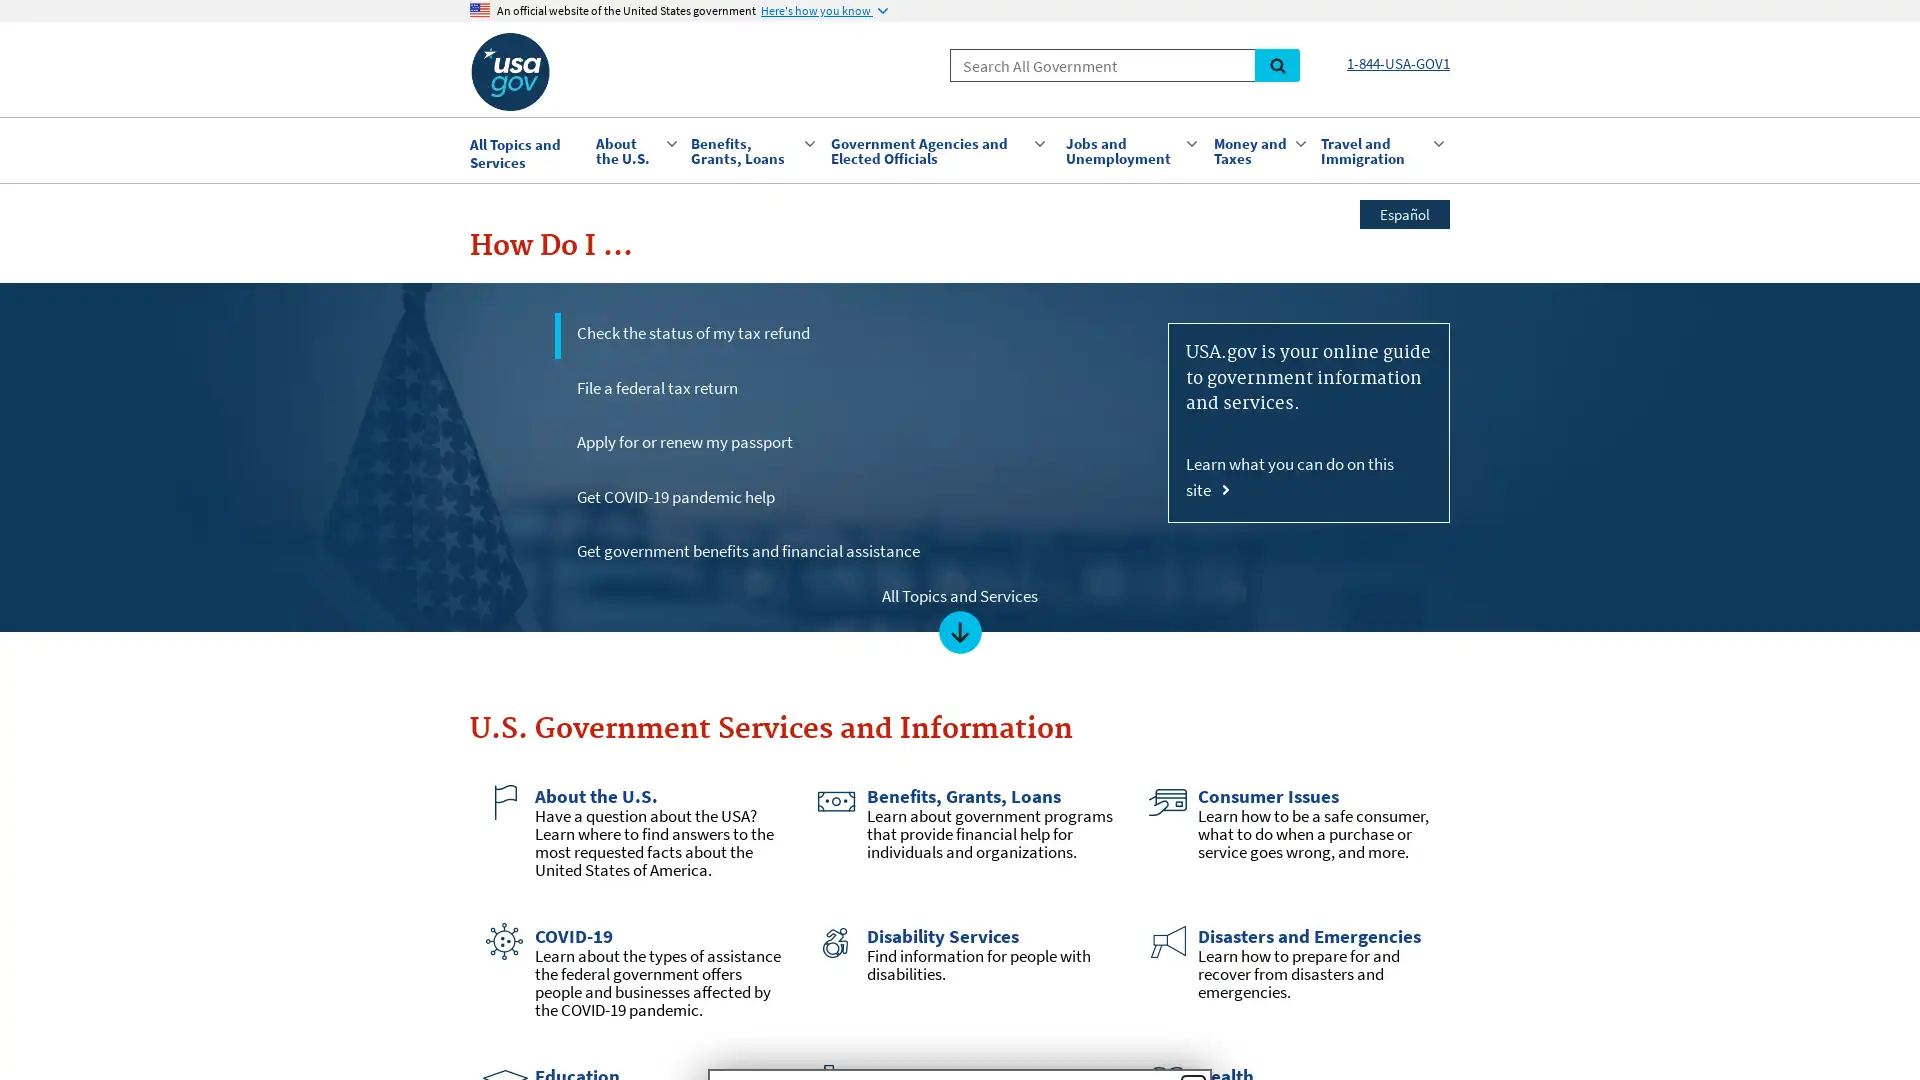  Describe the element at coordinates (1129, 149) in the screenshot. I see `Jobs and Unemployment` at that location.